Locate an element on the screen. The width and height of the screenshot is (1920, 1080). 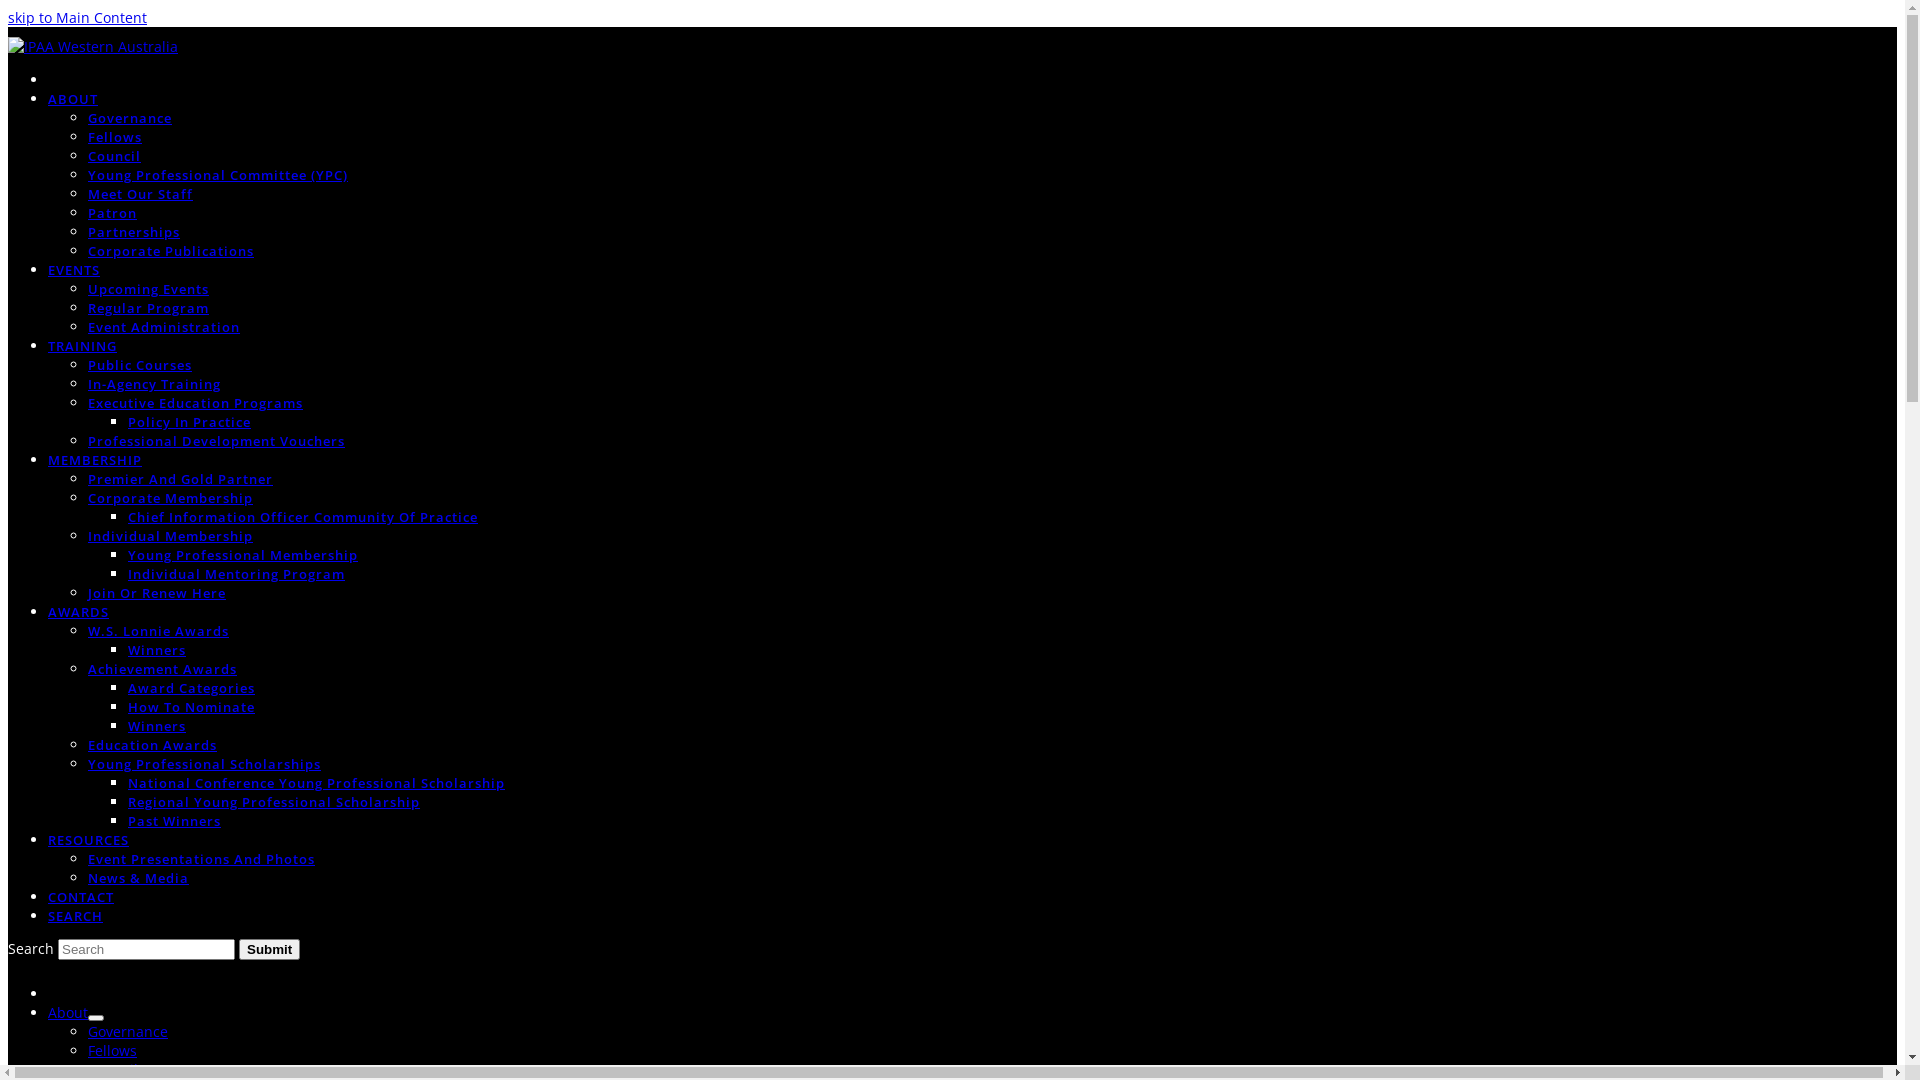
'Partnerships' is located at coordinates (133, 230).